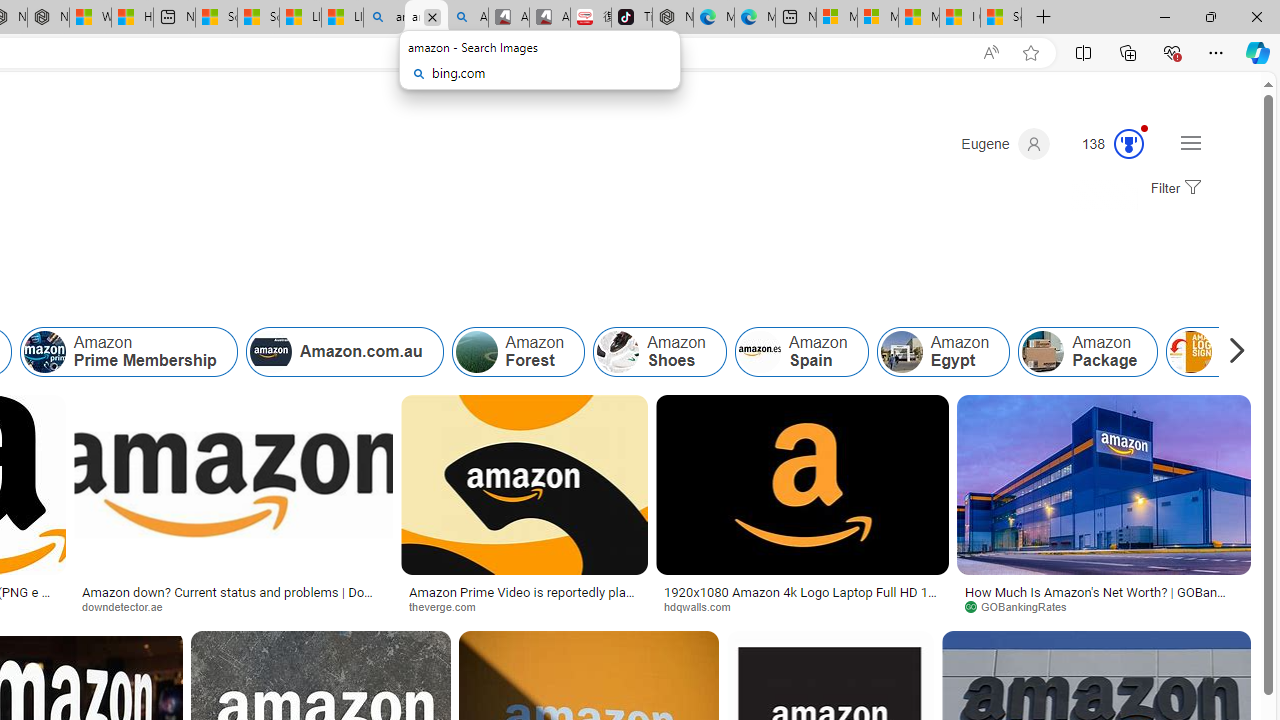 This screenshot has height=720, width=1280. What do you see at coordinates (344, 351) in the screenshot?
I see `'Amazon.com.au'` at bounding box center [344, 351].